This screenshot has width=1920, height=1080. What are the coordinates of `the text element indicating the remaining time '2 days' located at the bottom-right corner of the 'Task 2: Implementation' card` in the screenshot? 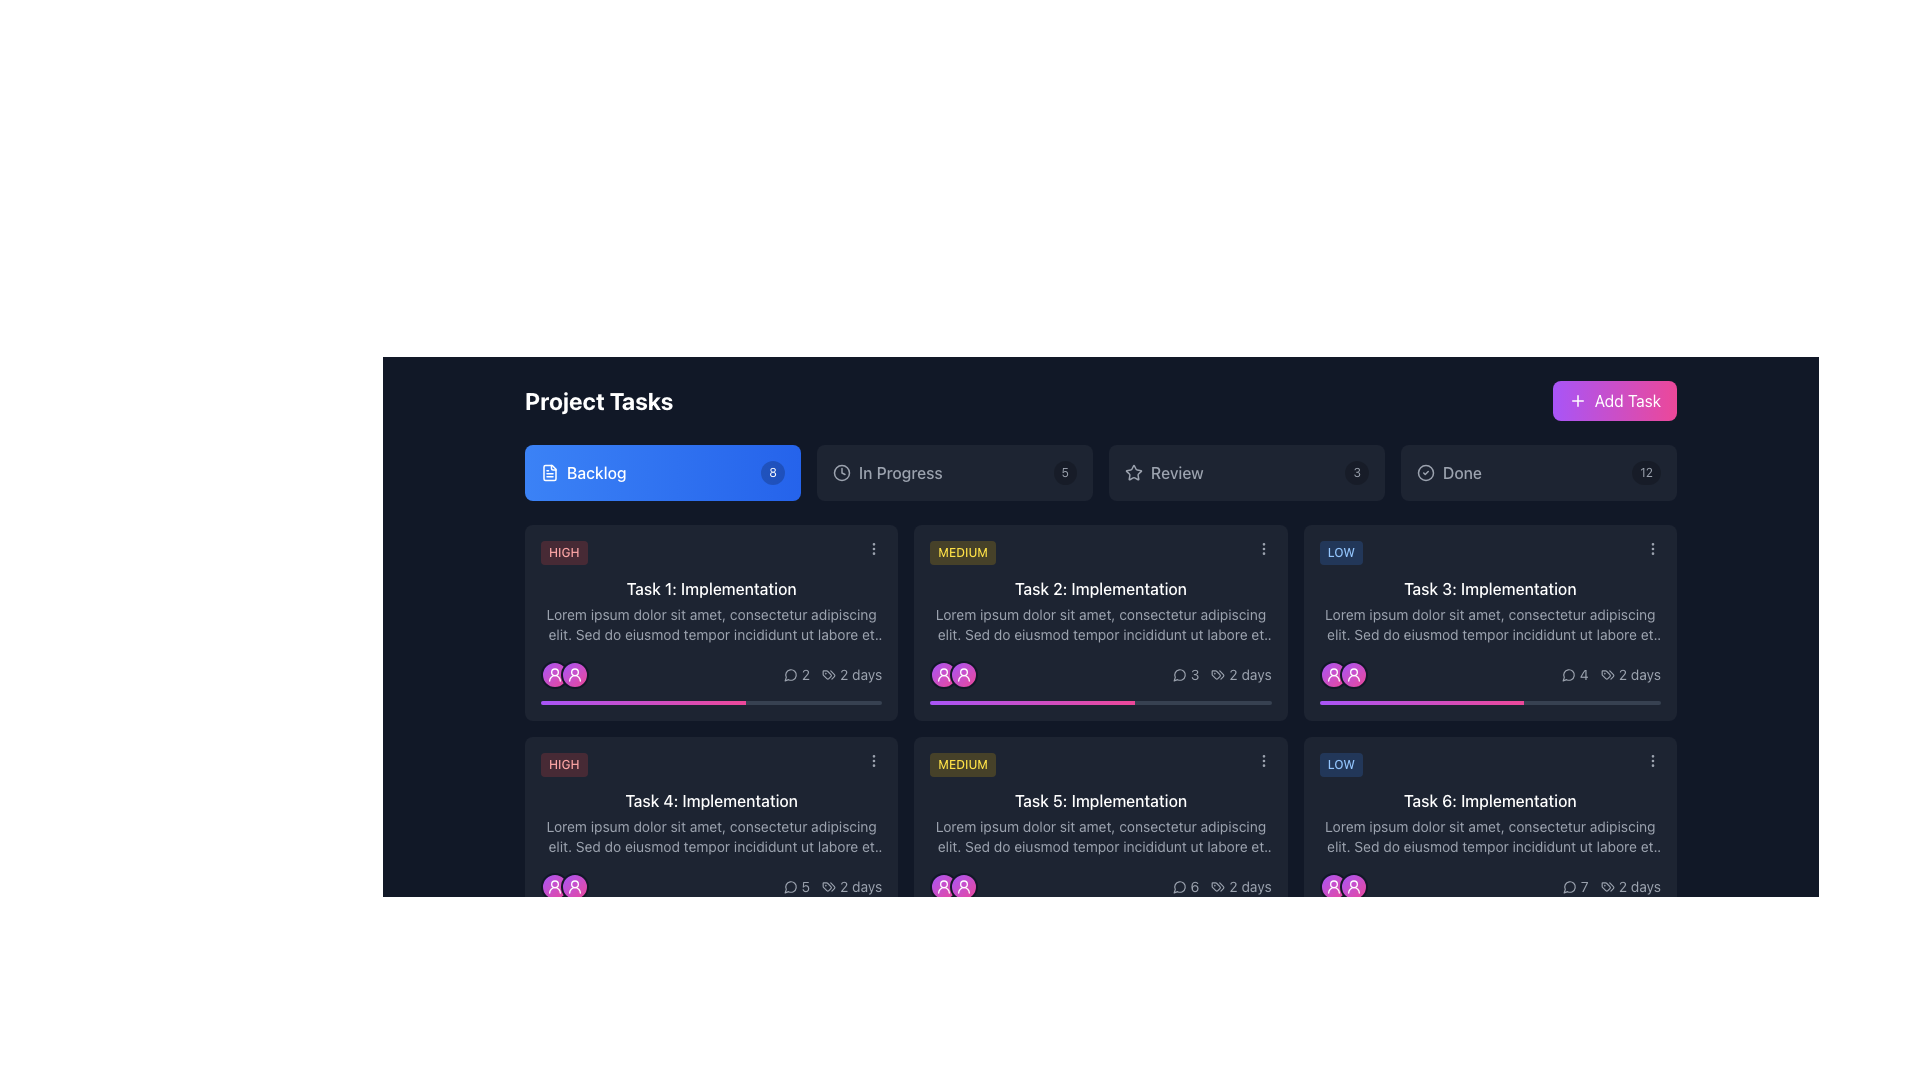 It's located at (1249, 675).